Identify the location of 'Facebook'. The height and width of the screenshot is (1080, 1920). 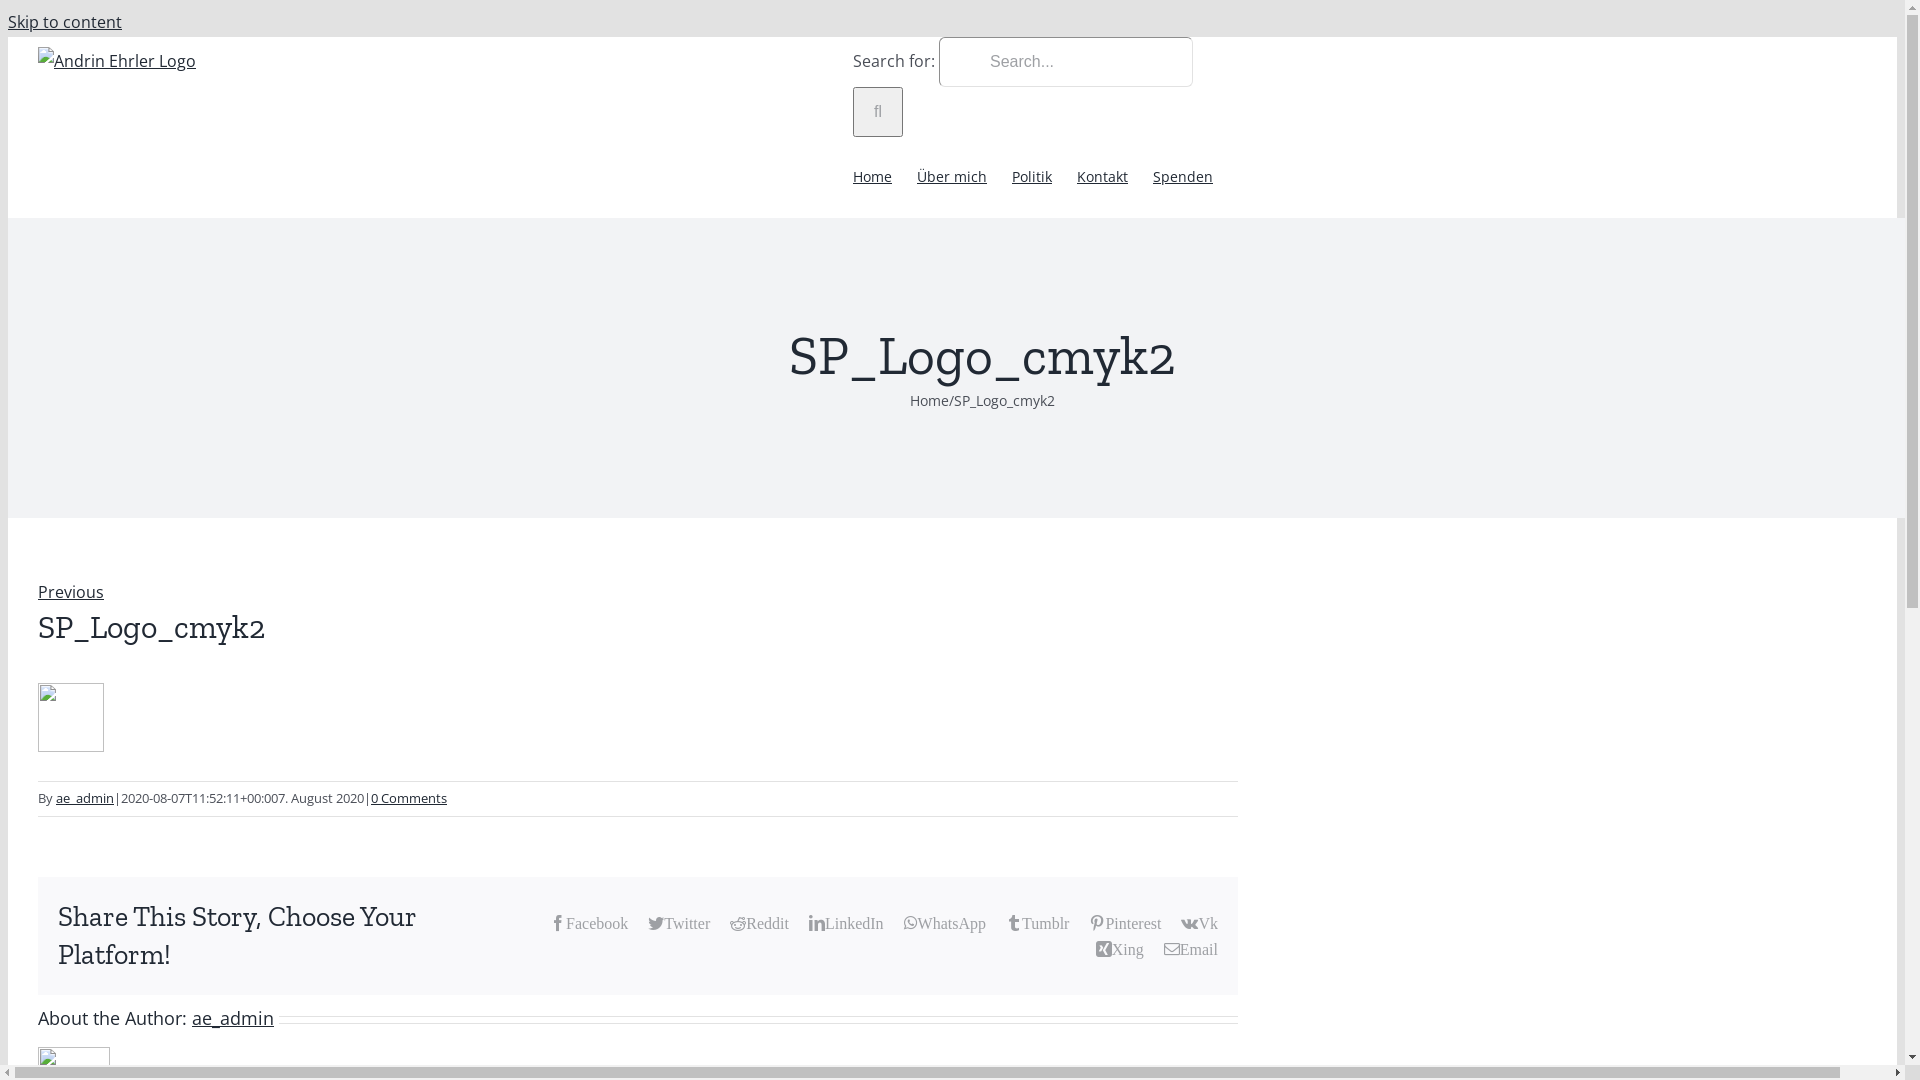
(588, 922).